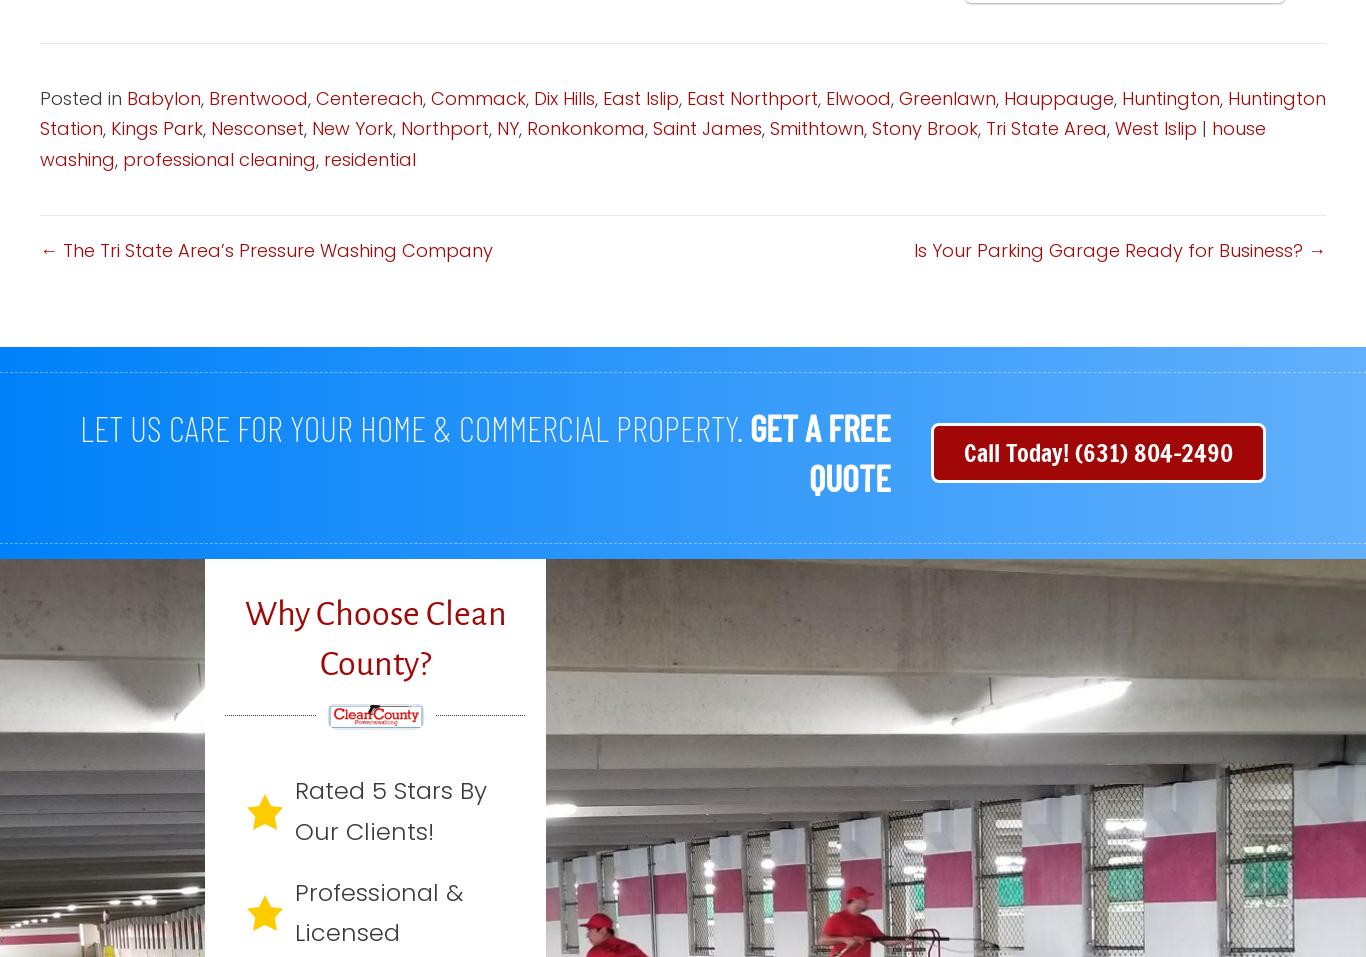 This screenshot has height=957, width=1366. I want to click on 'Smithtown', so click(816, 128).